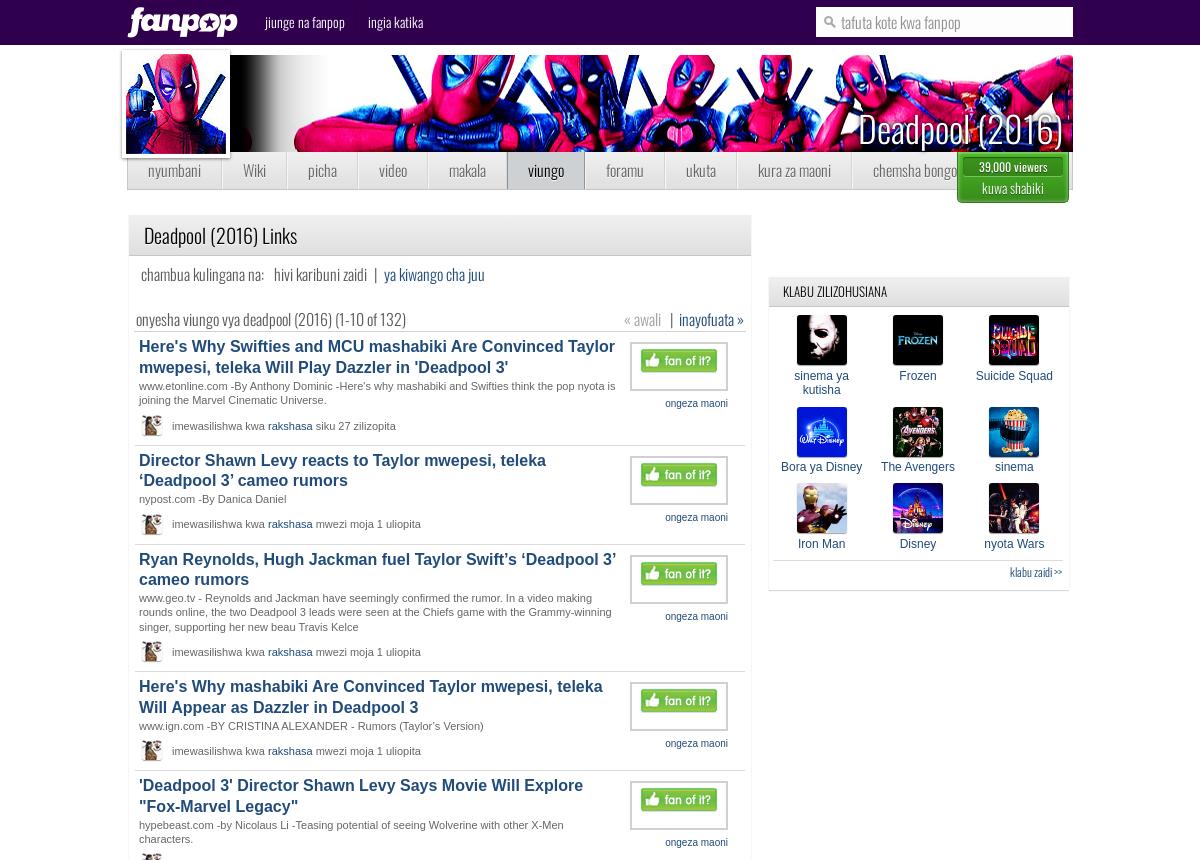  Describe the element at coordinates (377, 568) in the screenshot. I see `'Ryan Reynolds, Hugh Jackman fuel Taylor Swift’s ‘Deadpool 3’ cameo rumors'` at that location.